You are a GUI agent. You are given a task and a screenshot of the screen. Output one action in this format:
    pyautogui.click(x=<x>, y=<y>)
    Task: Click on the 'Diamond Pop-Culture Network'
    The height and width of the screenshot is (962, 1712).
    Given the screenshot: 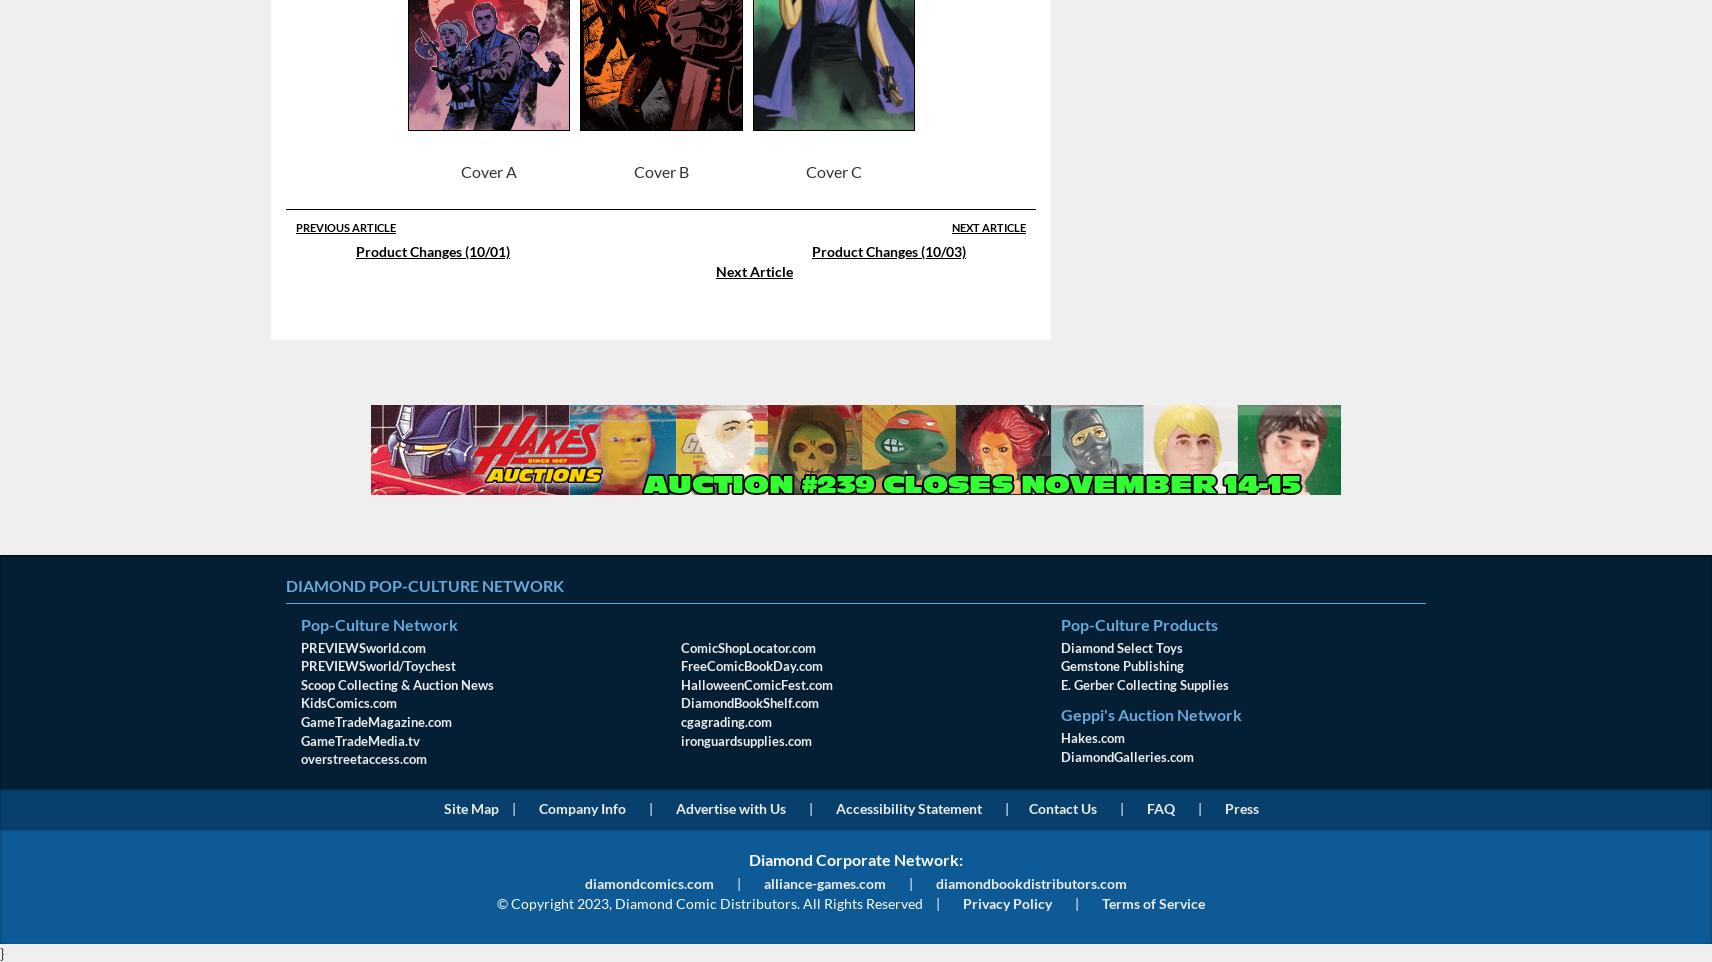 What is the action you would take?
    pyautogui.click(x=424, y=584)
    